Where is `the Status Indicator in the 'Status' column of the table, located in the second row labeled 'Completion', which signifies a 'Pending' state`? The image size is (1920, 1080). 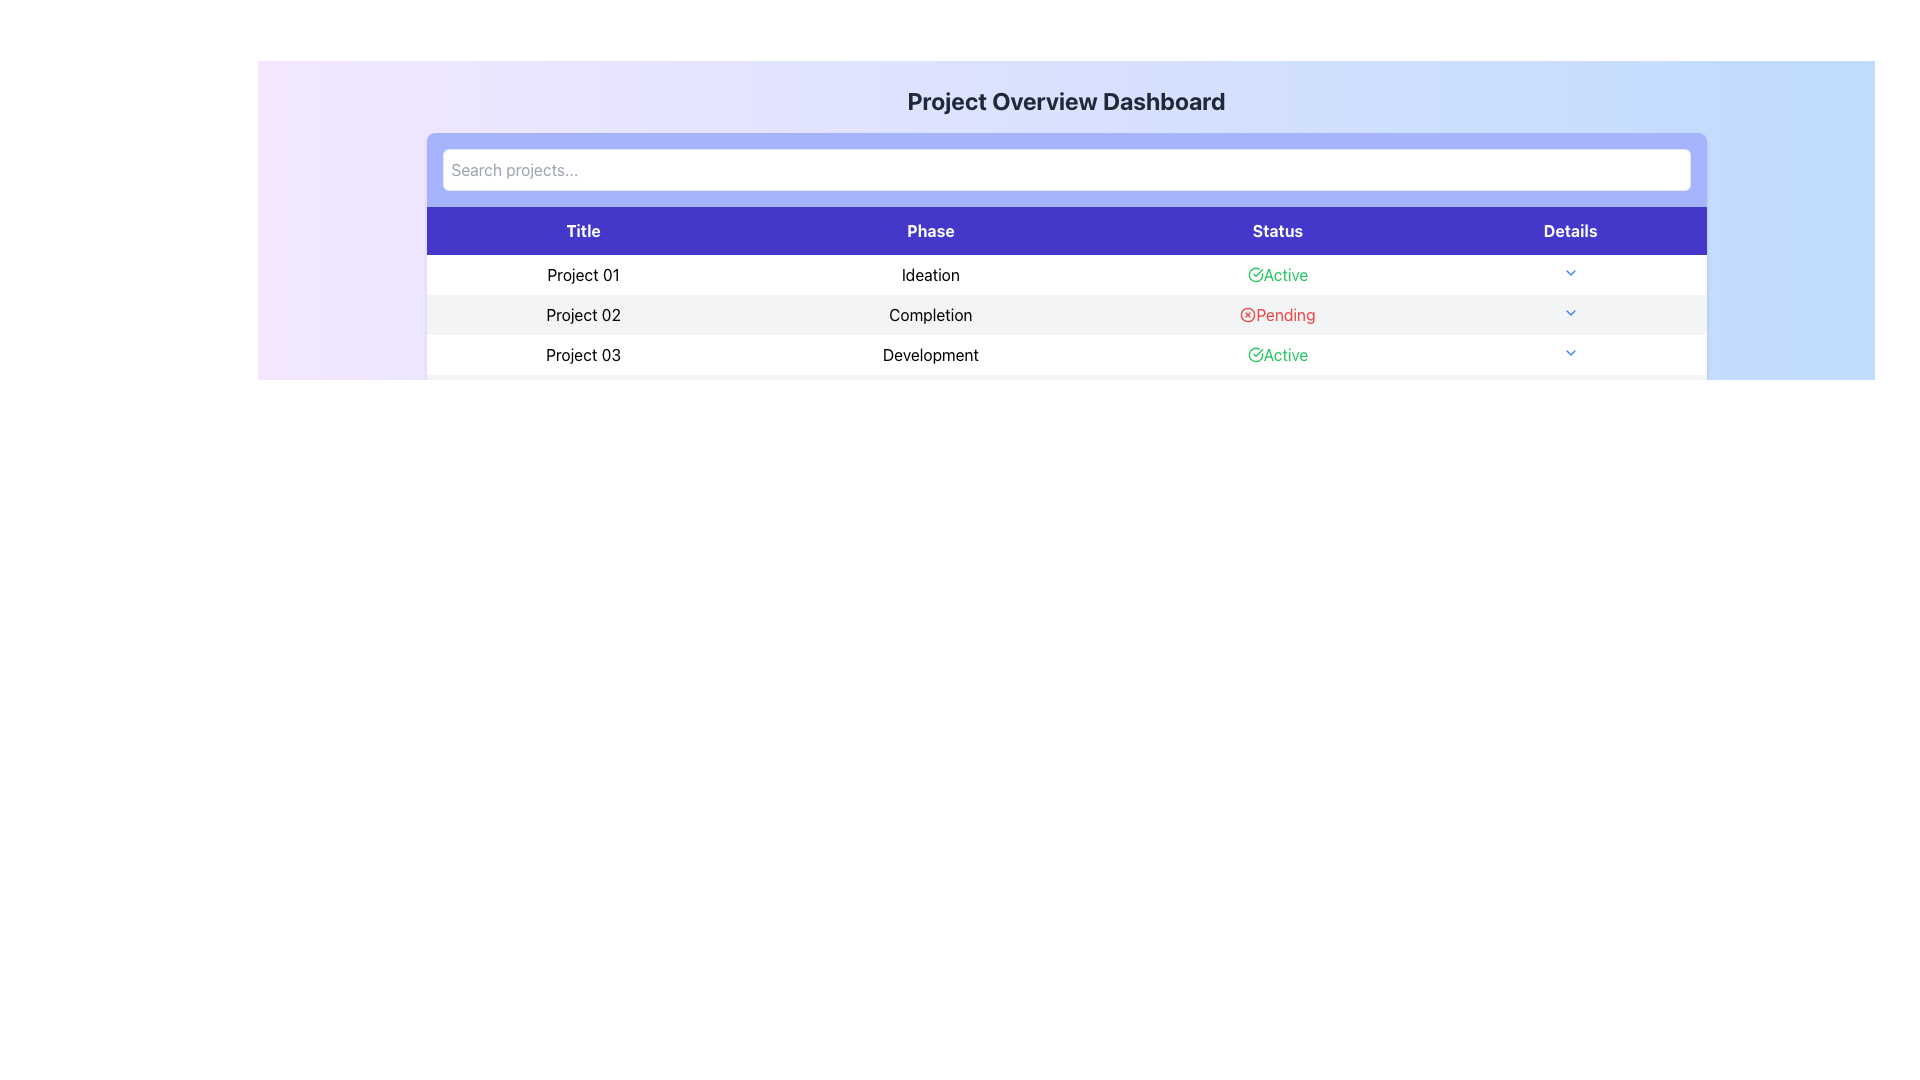
the Status Indicator in the 'Status' column of the table, located in the second row labeled 'Completion', which signifies a 'Pending' state is located at coordinates (1276, 315).